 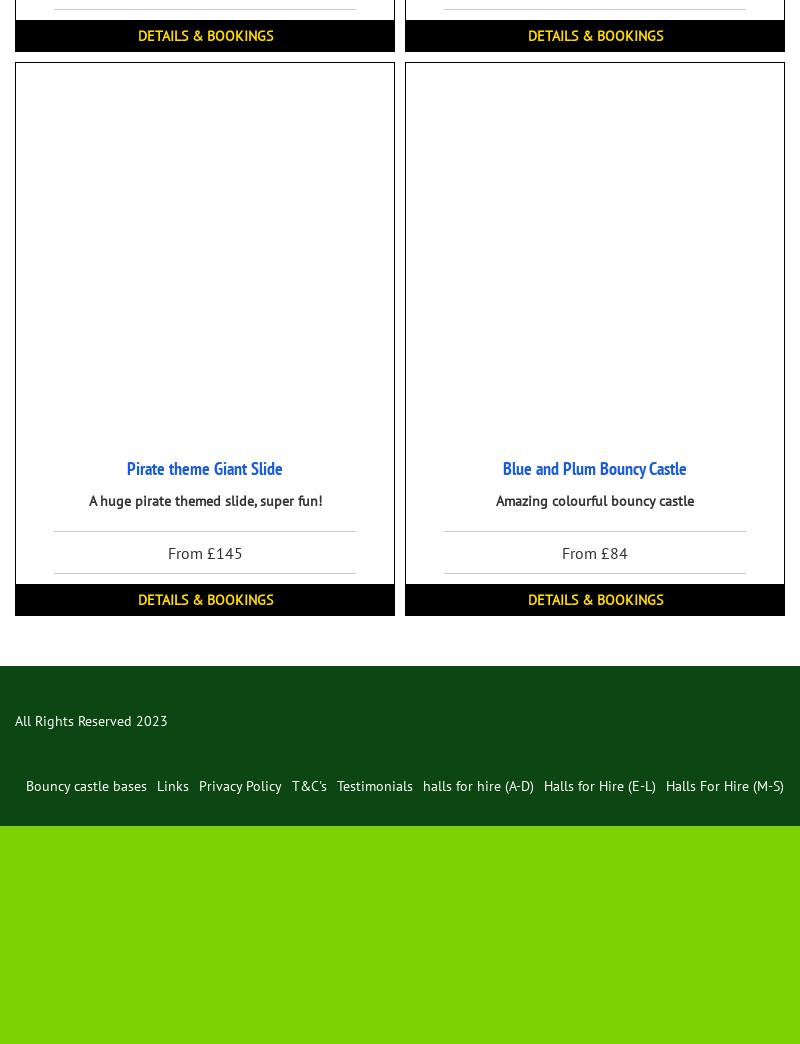 I want to click on 'Pirate theme Giant Slide', so click(x=204, y=468).